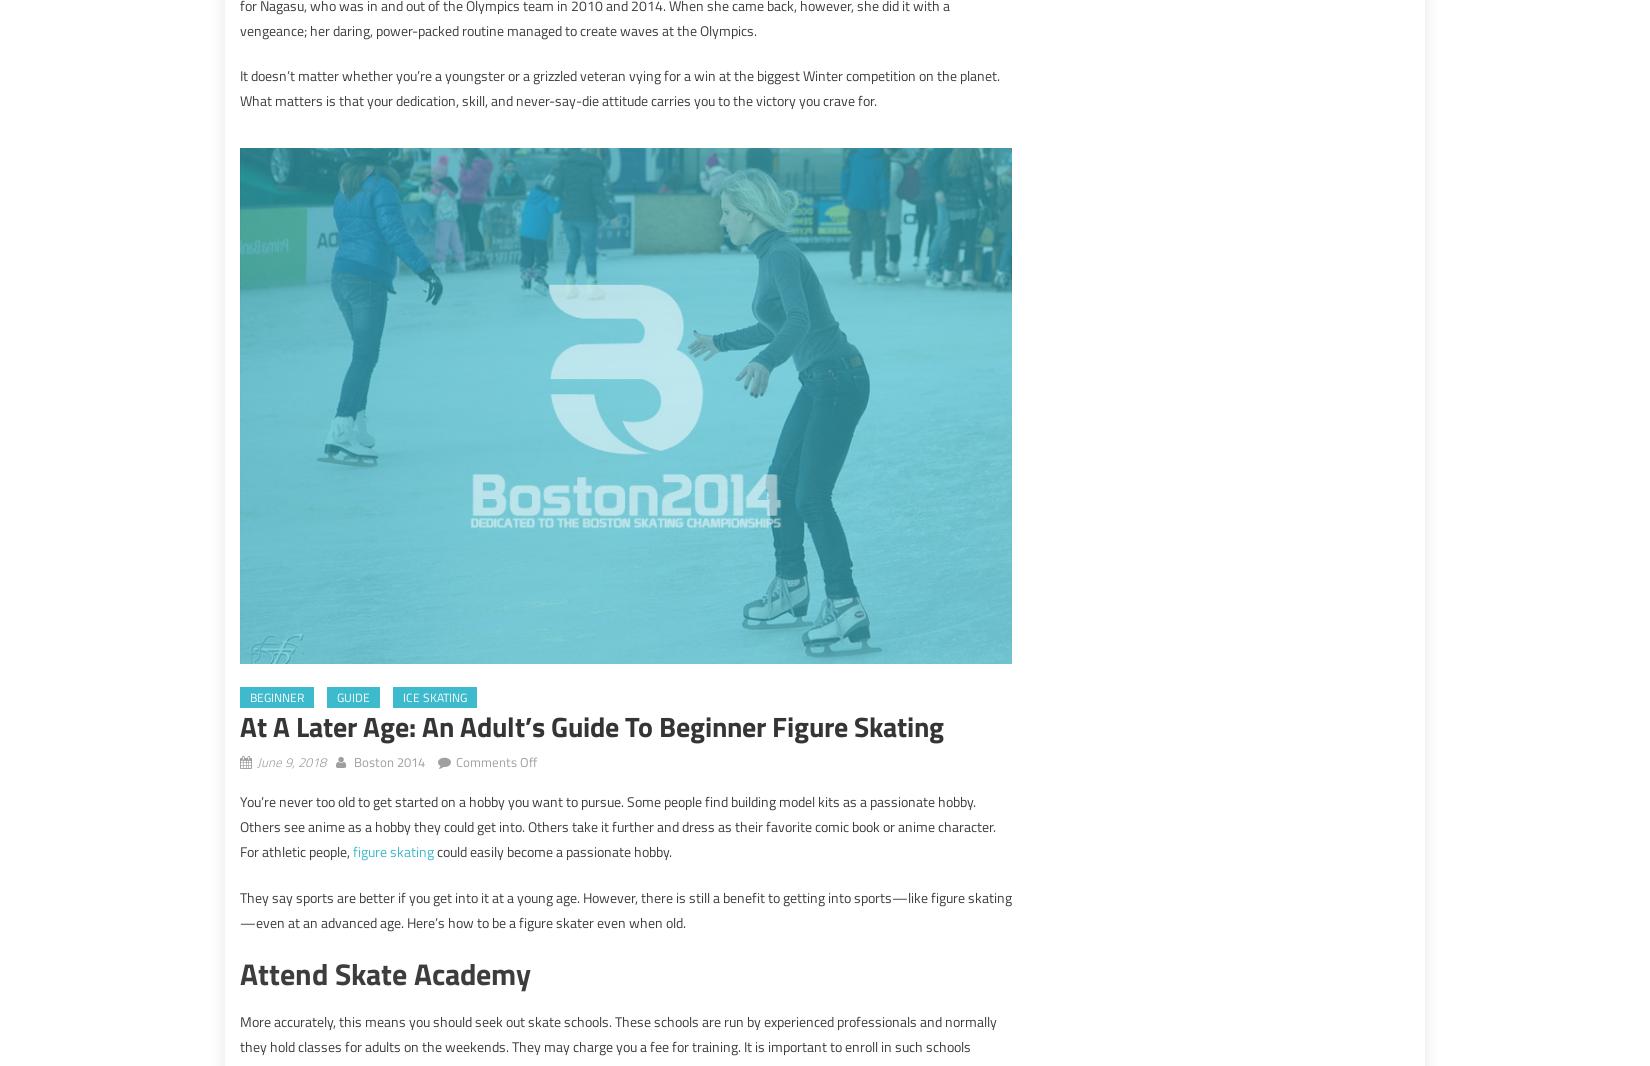  What do you see at coordinates (432, 851) in the screenshot?
I see `'could easily become a passionate hobby.'` at bounding box center [432, 851].